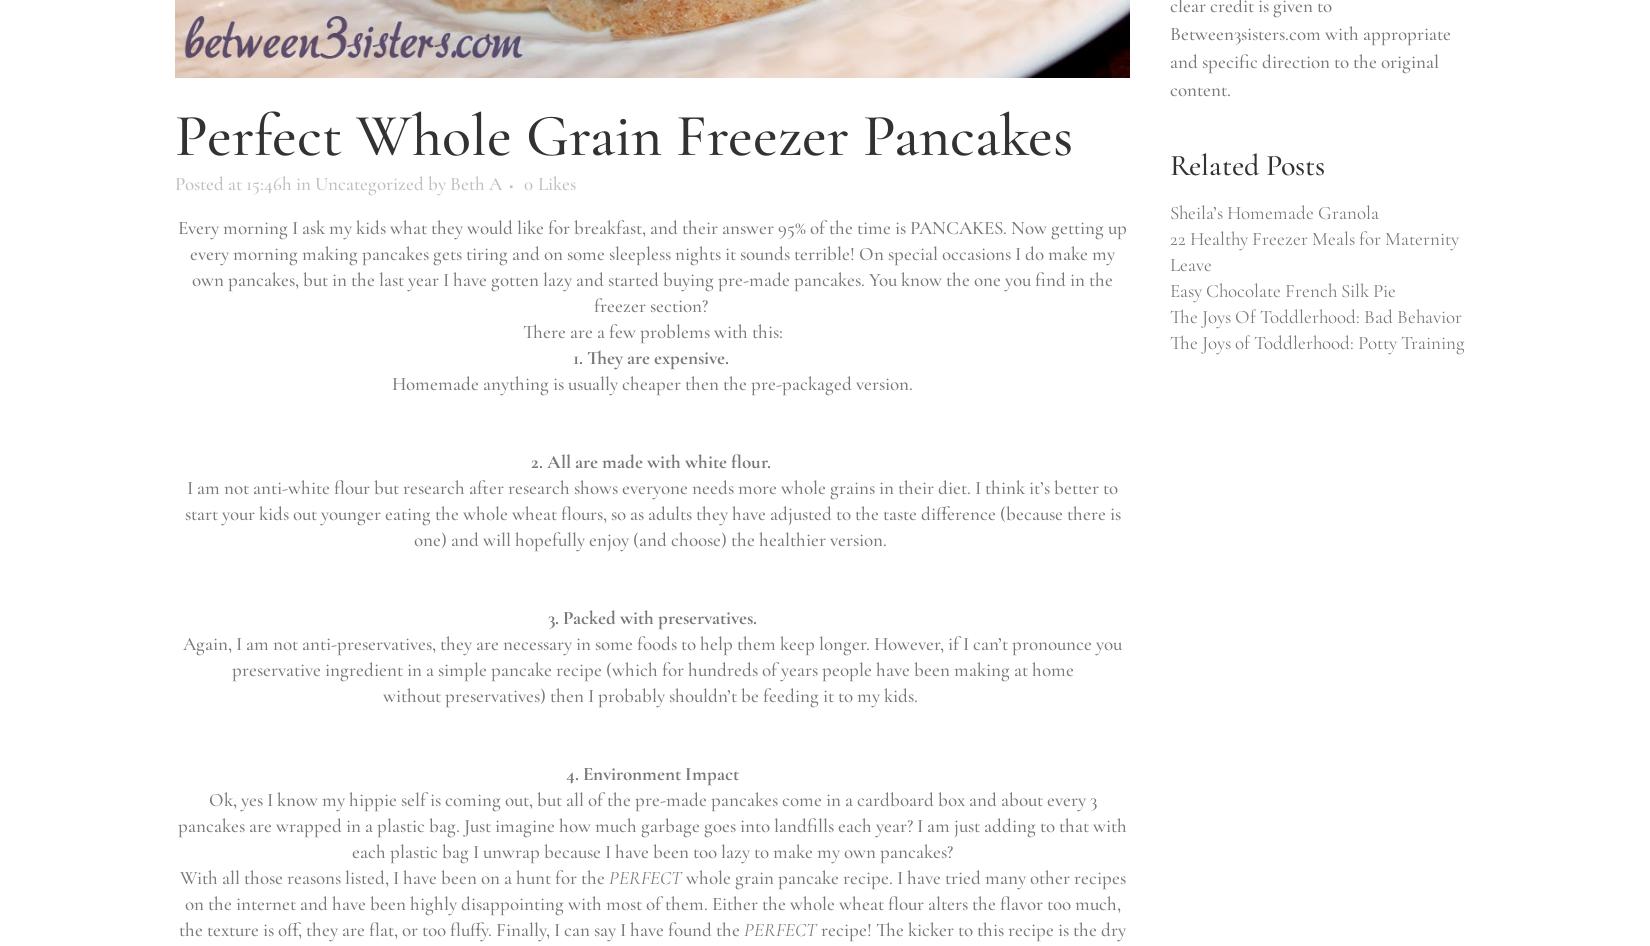  What do you see at coordinates (175, 183) in the screenshot?
I see `'Posted at 15:46h'` at bounding box center [175, 183].